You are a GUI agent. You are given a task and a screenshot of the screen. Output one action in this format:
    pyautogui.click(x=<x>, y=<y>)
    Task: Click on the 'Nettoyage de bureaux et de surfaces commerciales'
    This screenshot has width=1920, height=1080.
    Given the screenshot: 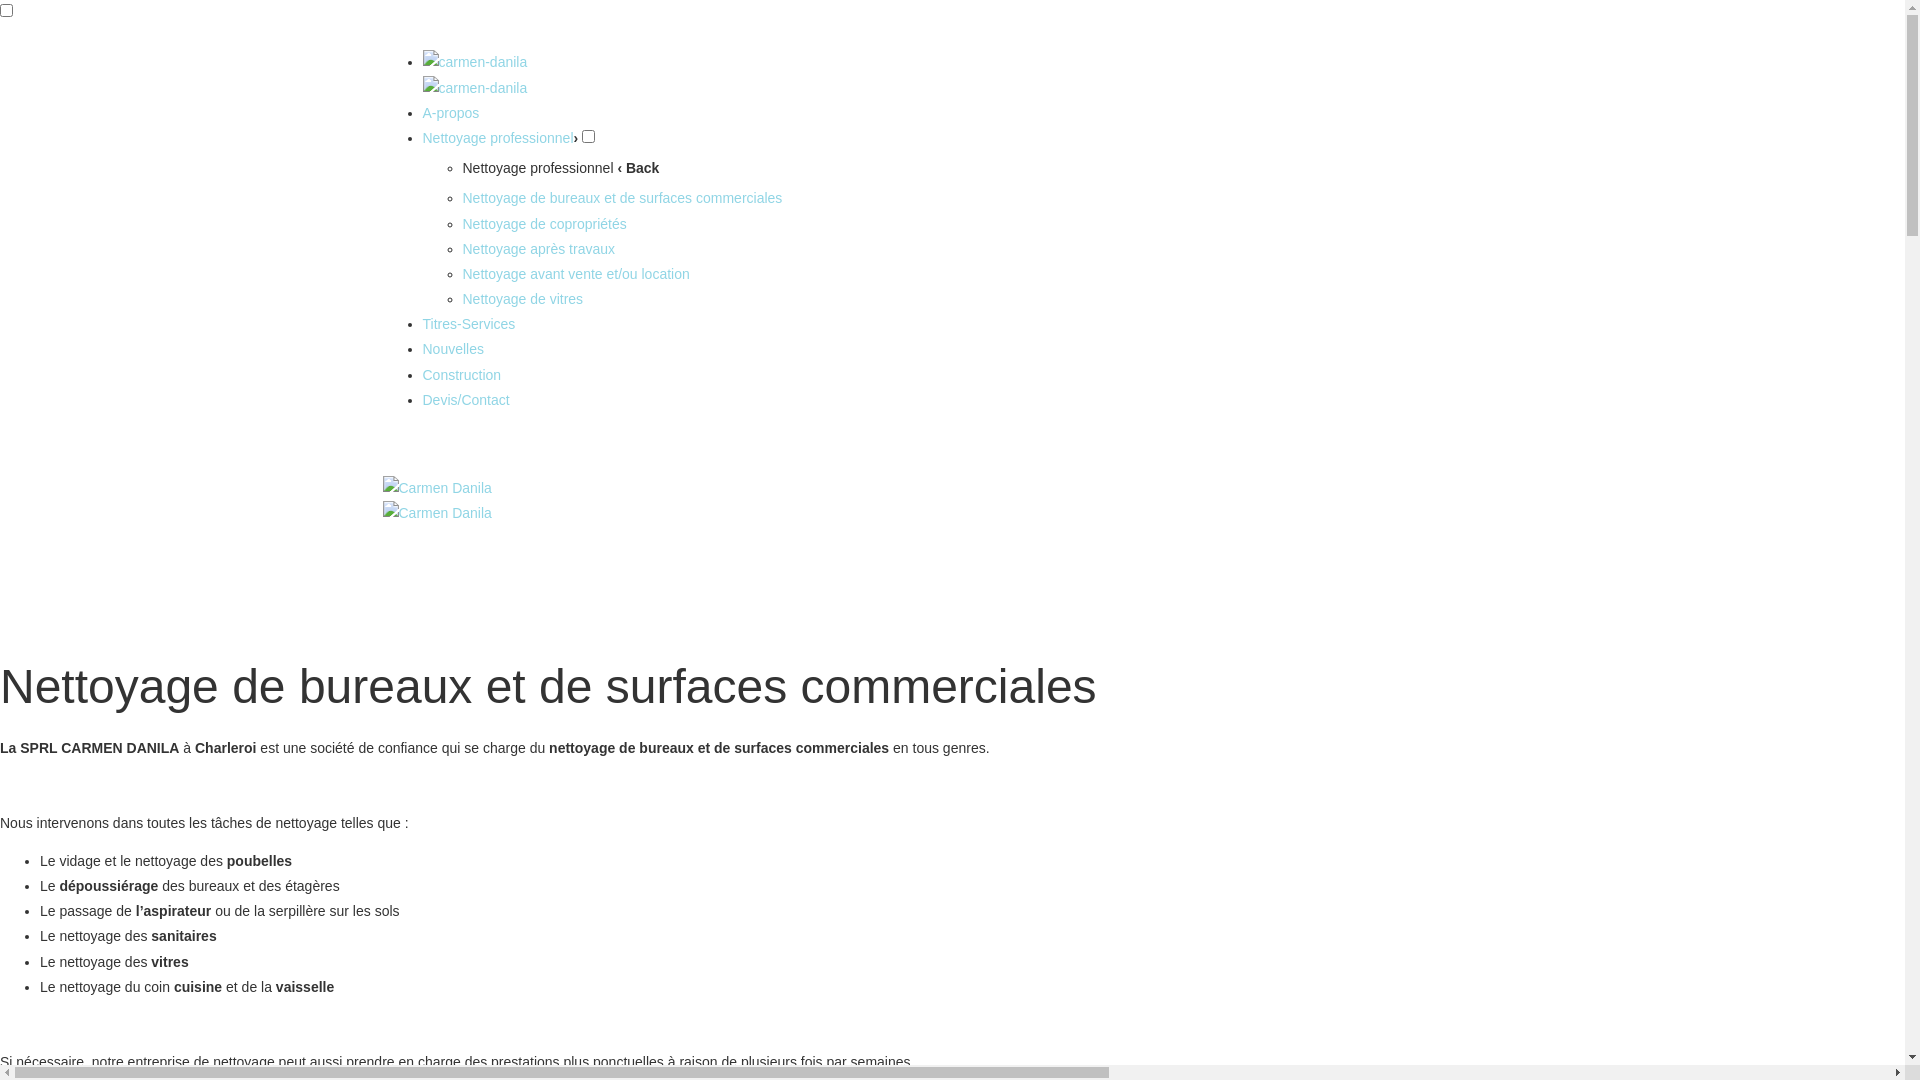 What is the action you would take?
    pyautogui.click(x=621, y=197)
    